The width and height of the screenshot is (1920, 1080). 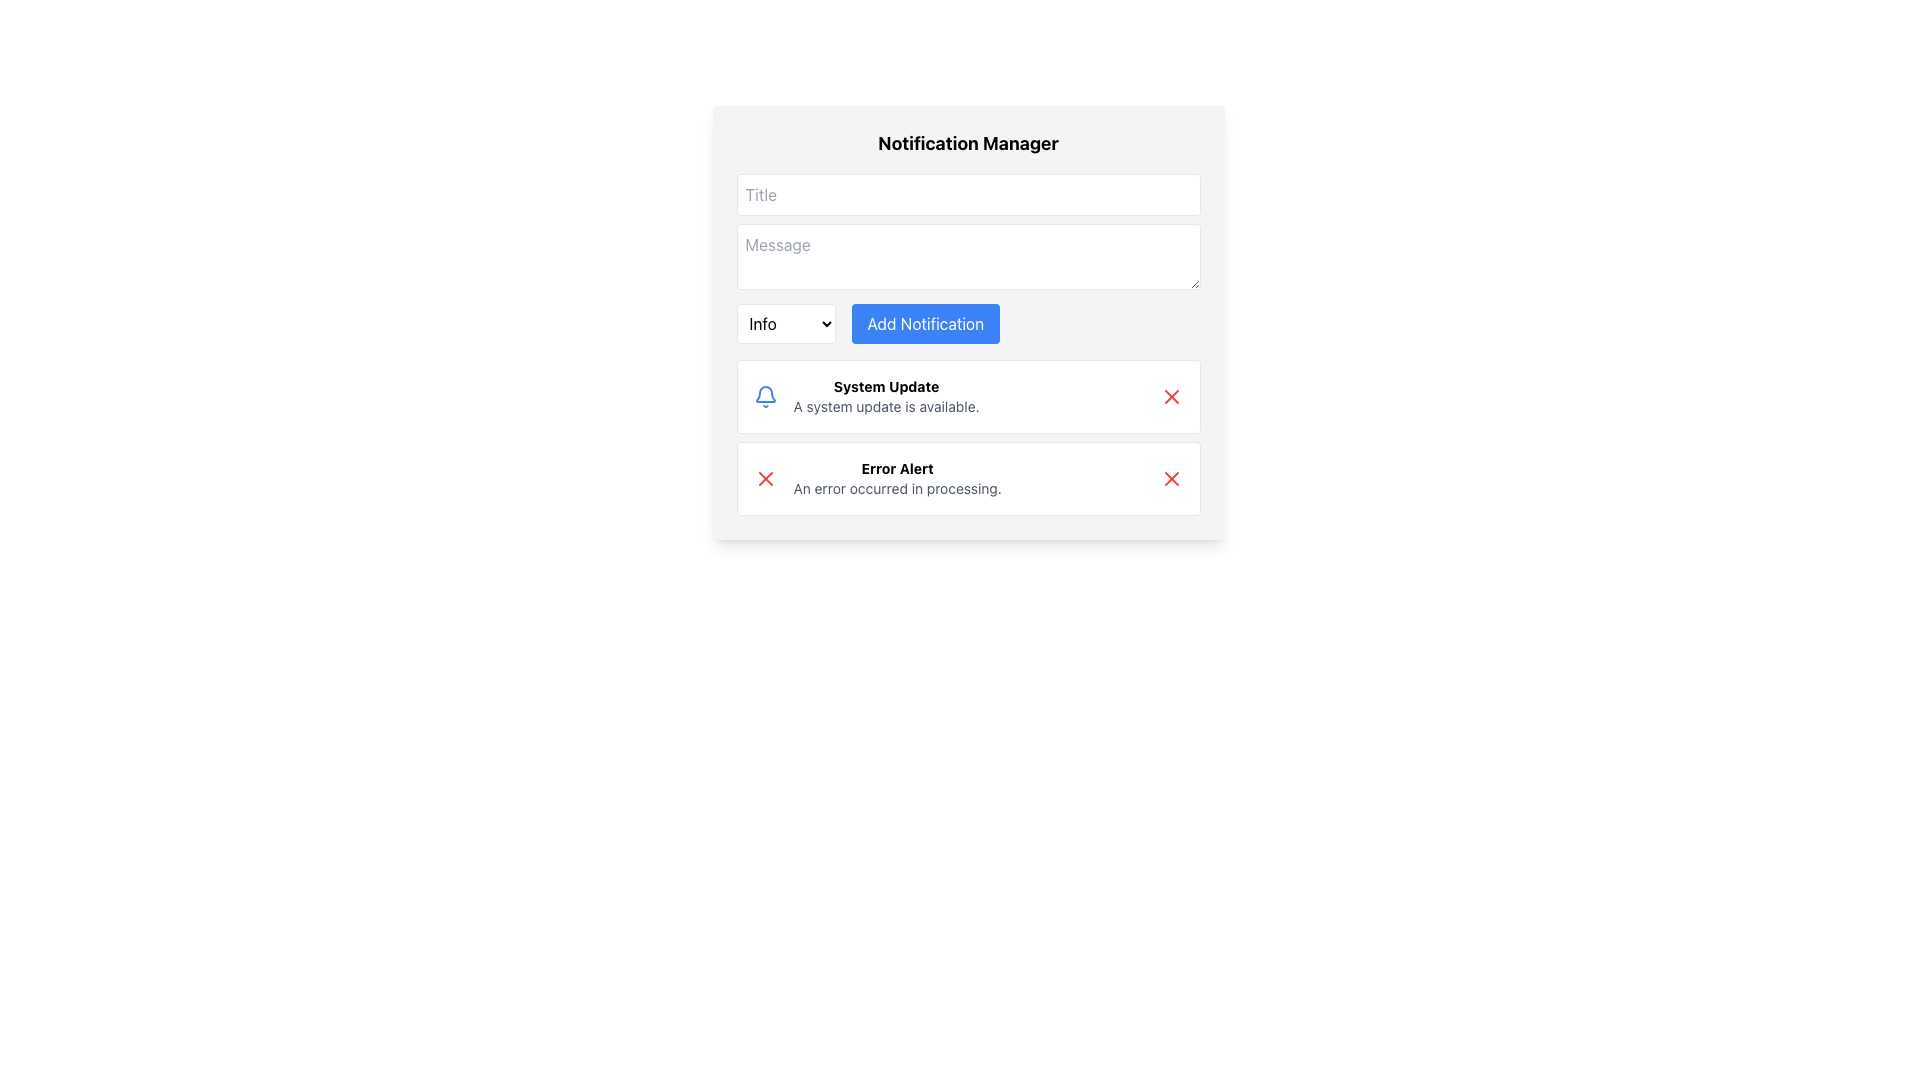 What do you see at coordinates (764, 478) in the screenshot?
I see `the dismiss button for the 'Error Alert' notification to observe any potential hover effects` at bounding box center [764, 478].